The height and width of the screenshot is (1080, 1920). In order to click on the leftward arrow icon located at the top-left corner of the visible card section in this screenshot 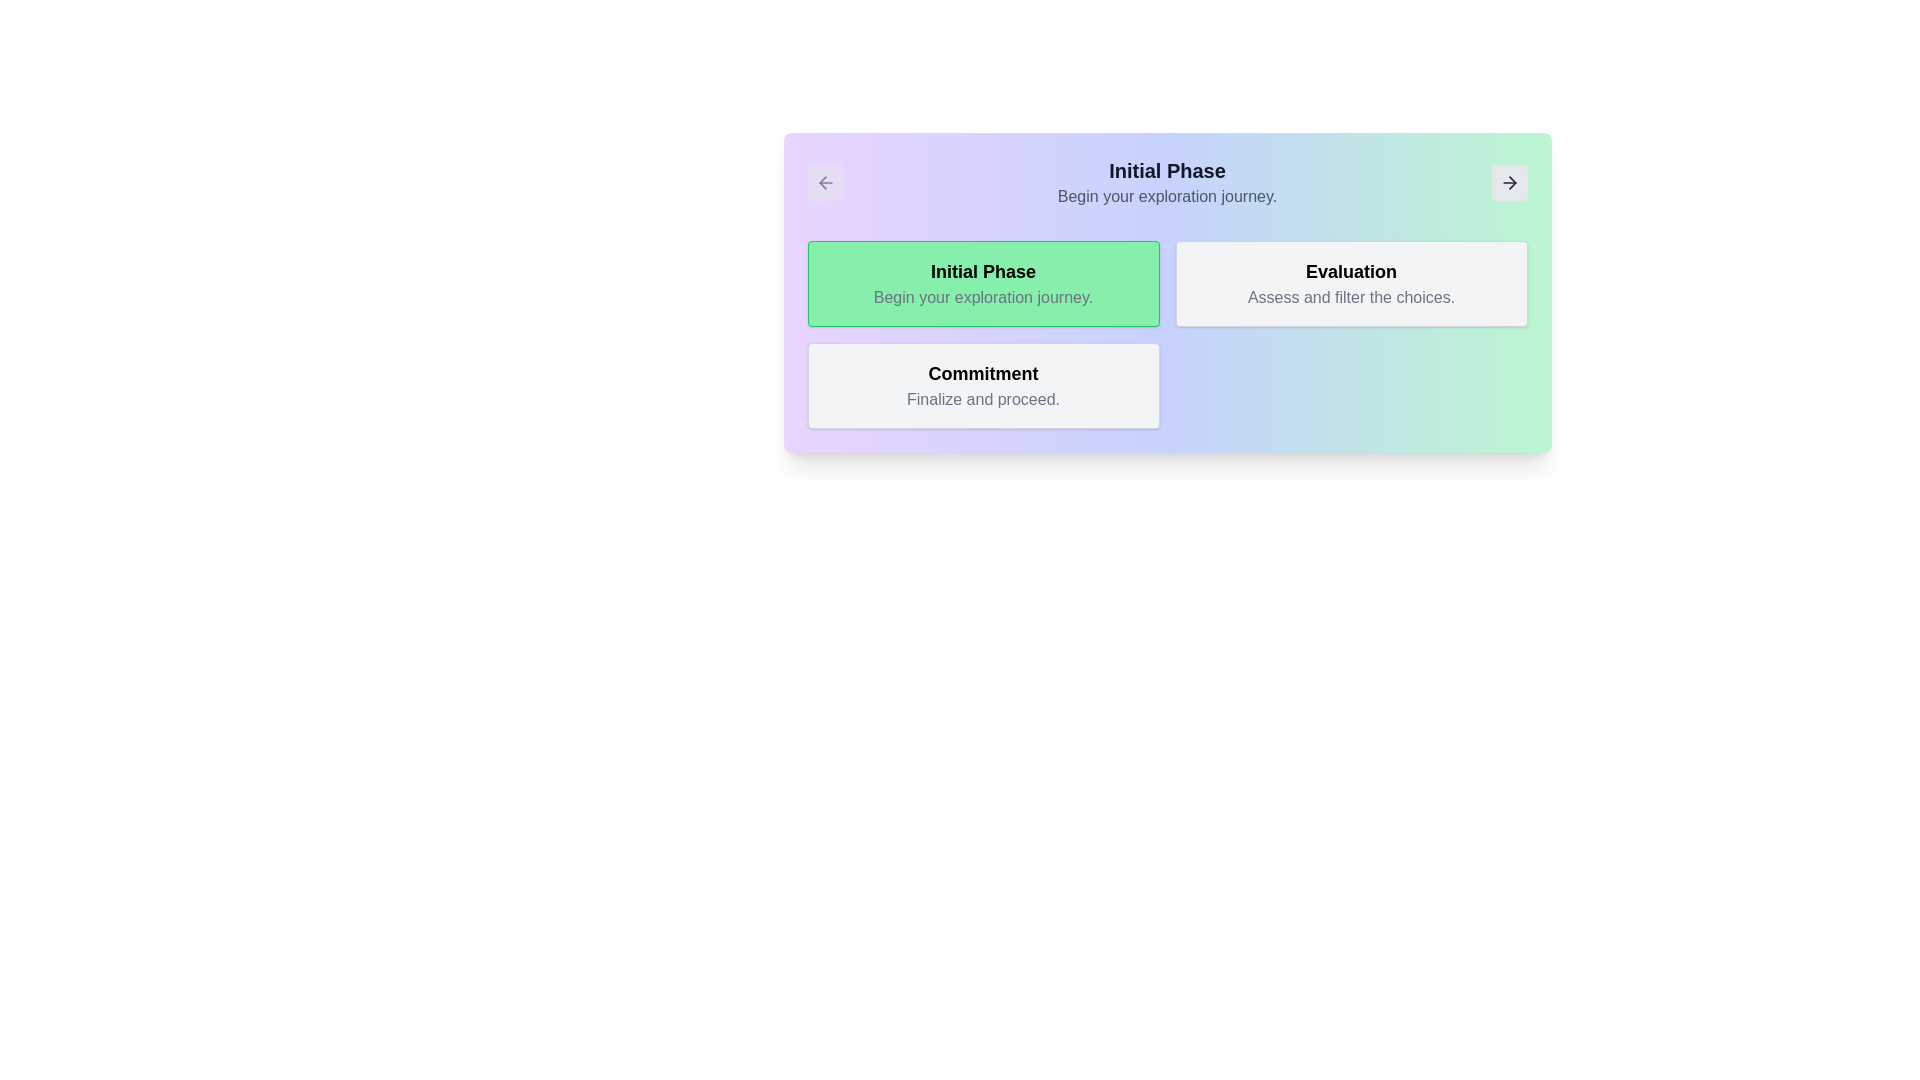, I will do `click(822, 182)`.